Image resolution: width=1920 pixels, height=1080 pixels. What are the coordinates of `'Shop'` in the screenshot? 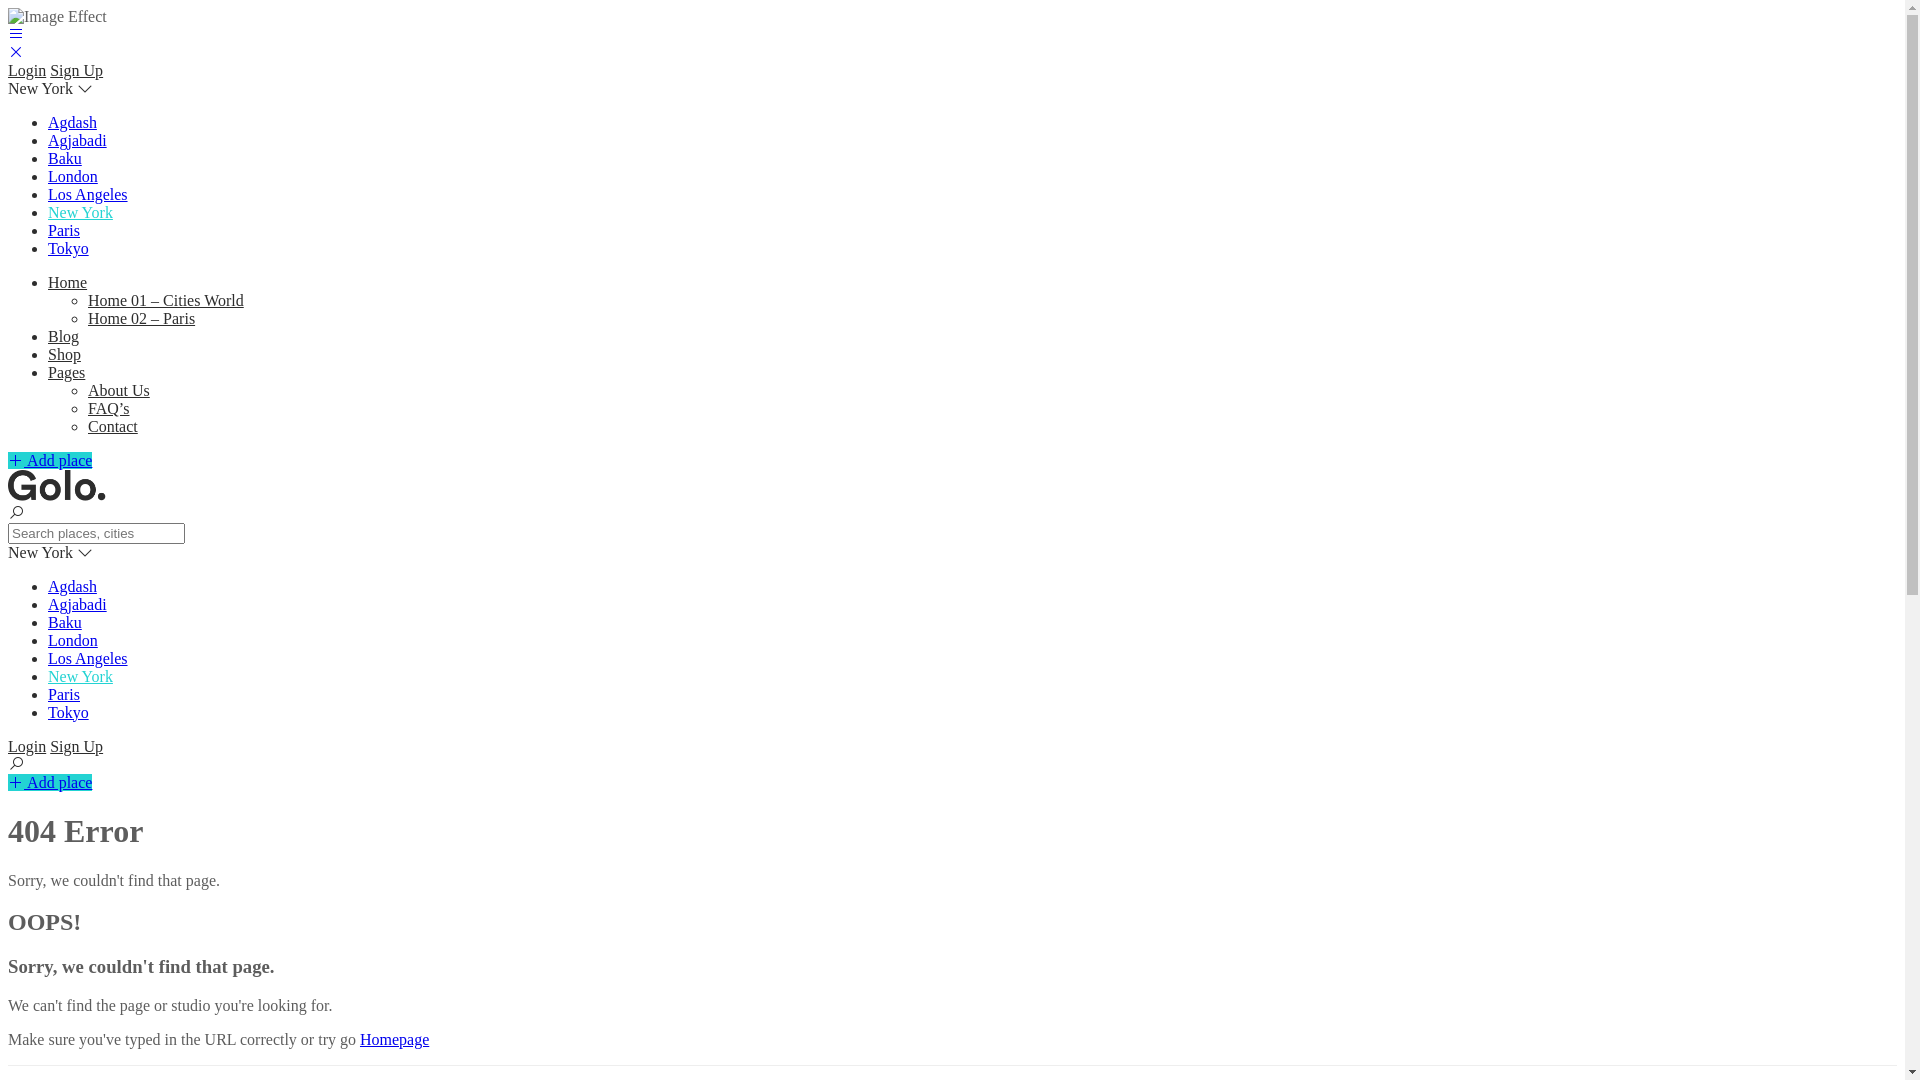 It's located at (64, 353).